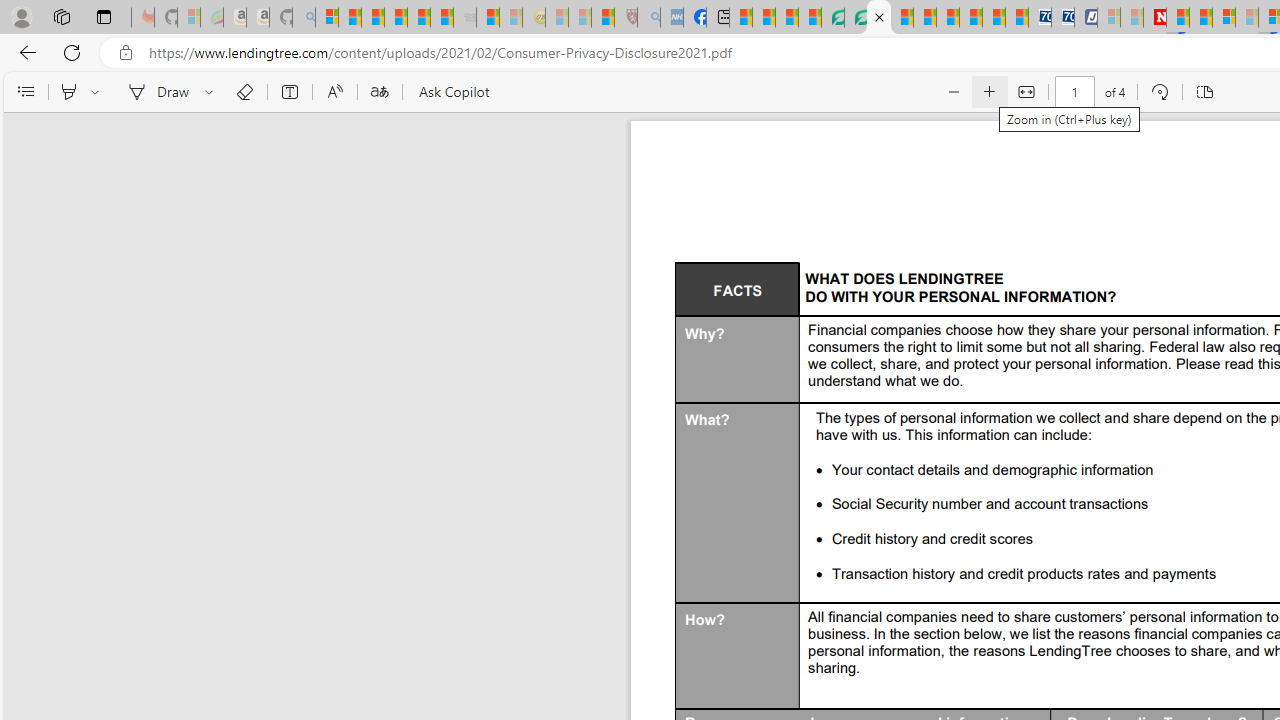 The width and height of the screenshot is (1280, 720). Describe the element at coordinates (464, 17) in the screenshot. I see `'Combat Siege - Sleeping'` at that location.